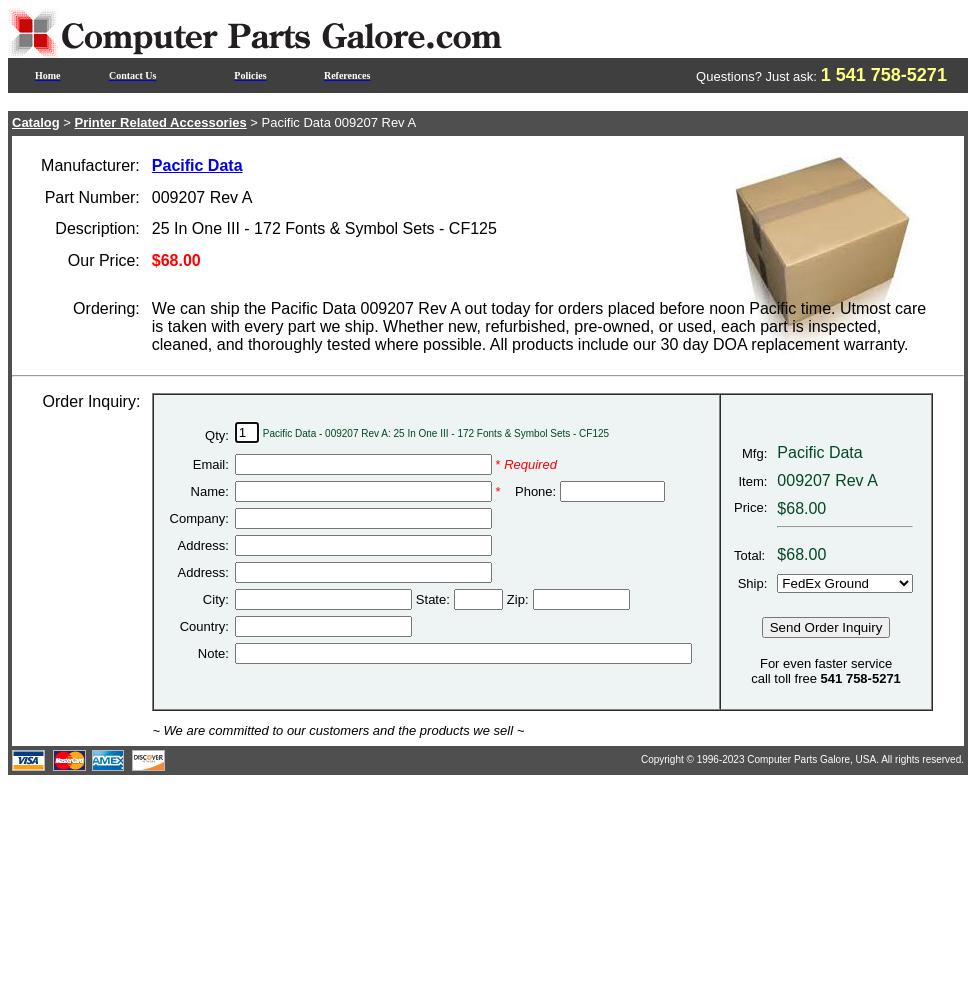 This screenshot has width=968, height=1000. Describe the element at coordinates (208, 463) in the screenshot. I see `'Email:'` at that location.